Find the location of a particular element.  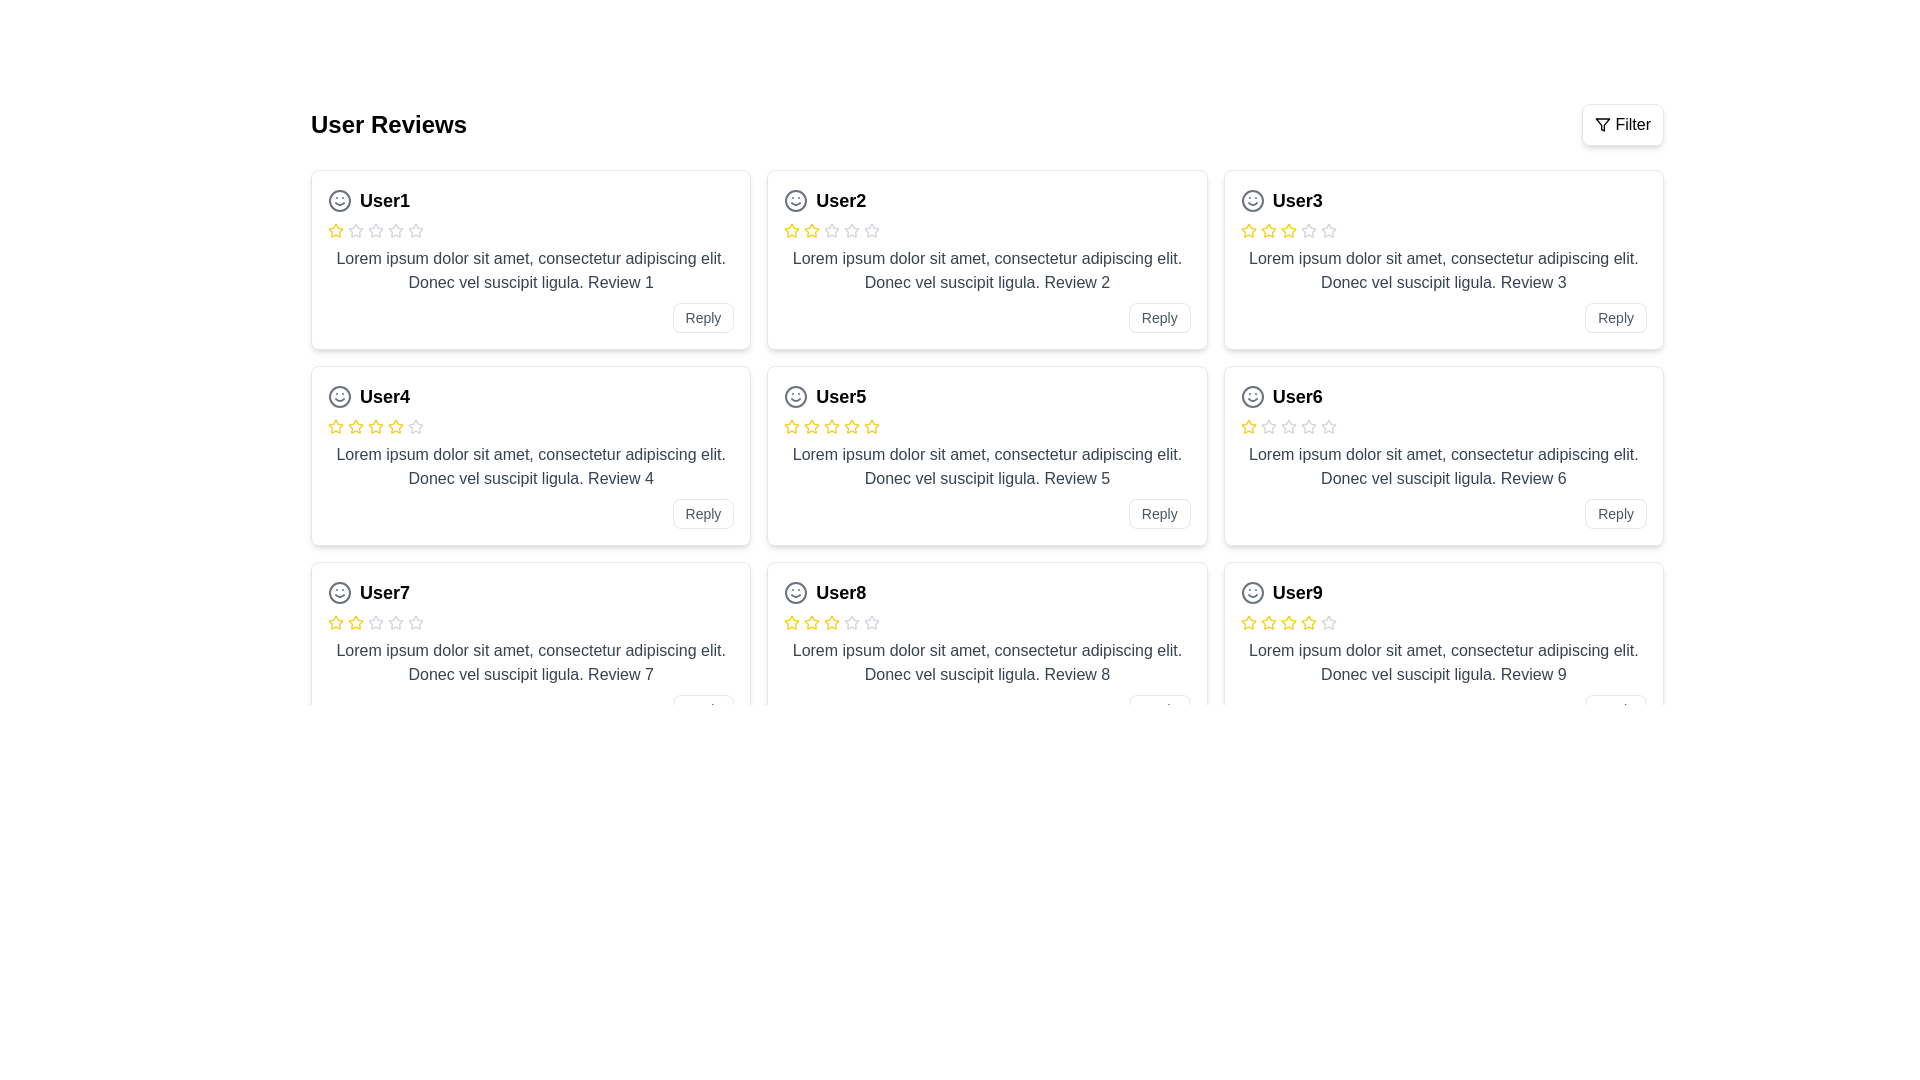

the first star in the 5-star rating system for User6's review is located at coordinates (1247, 426).